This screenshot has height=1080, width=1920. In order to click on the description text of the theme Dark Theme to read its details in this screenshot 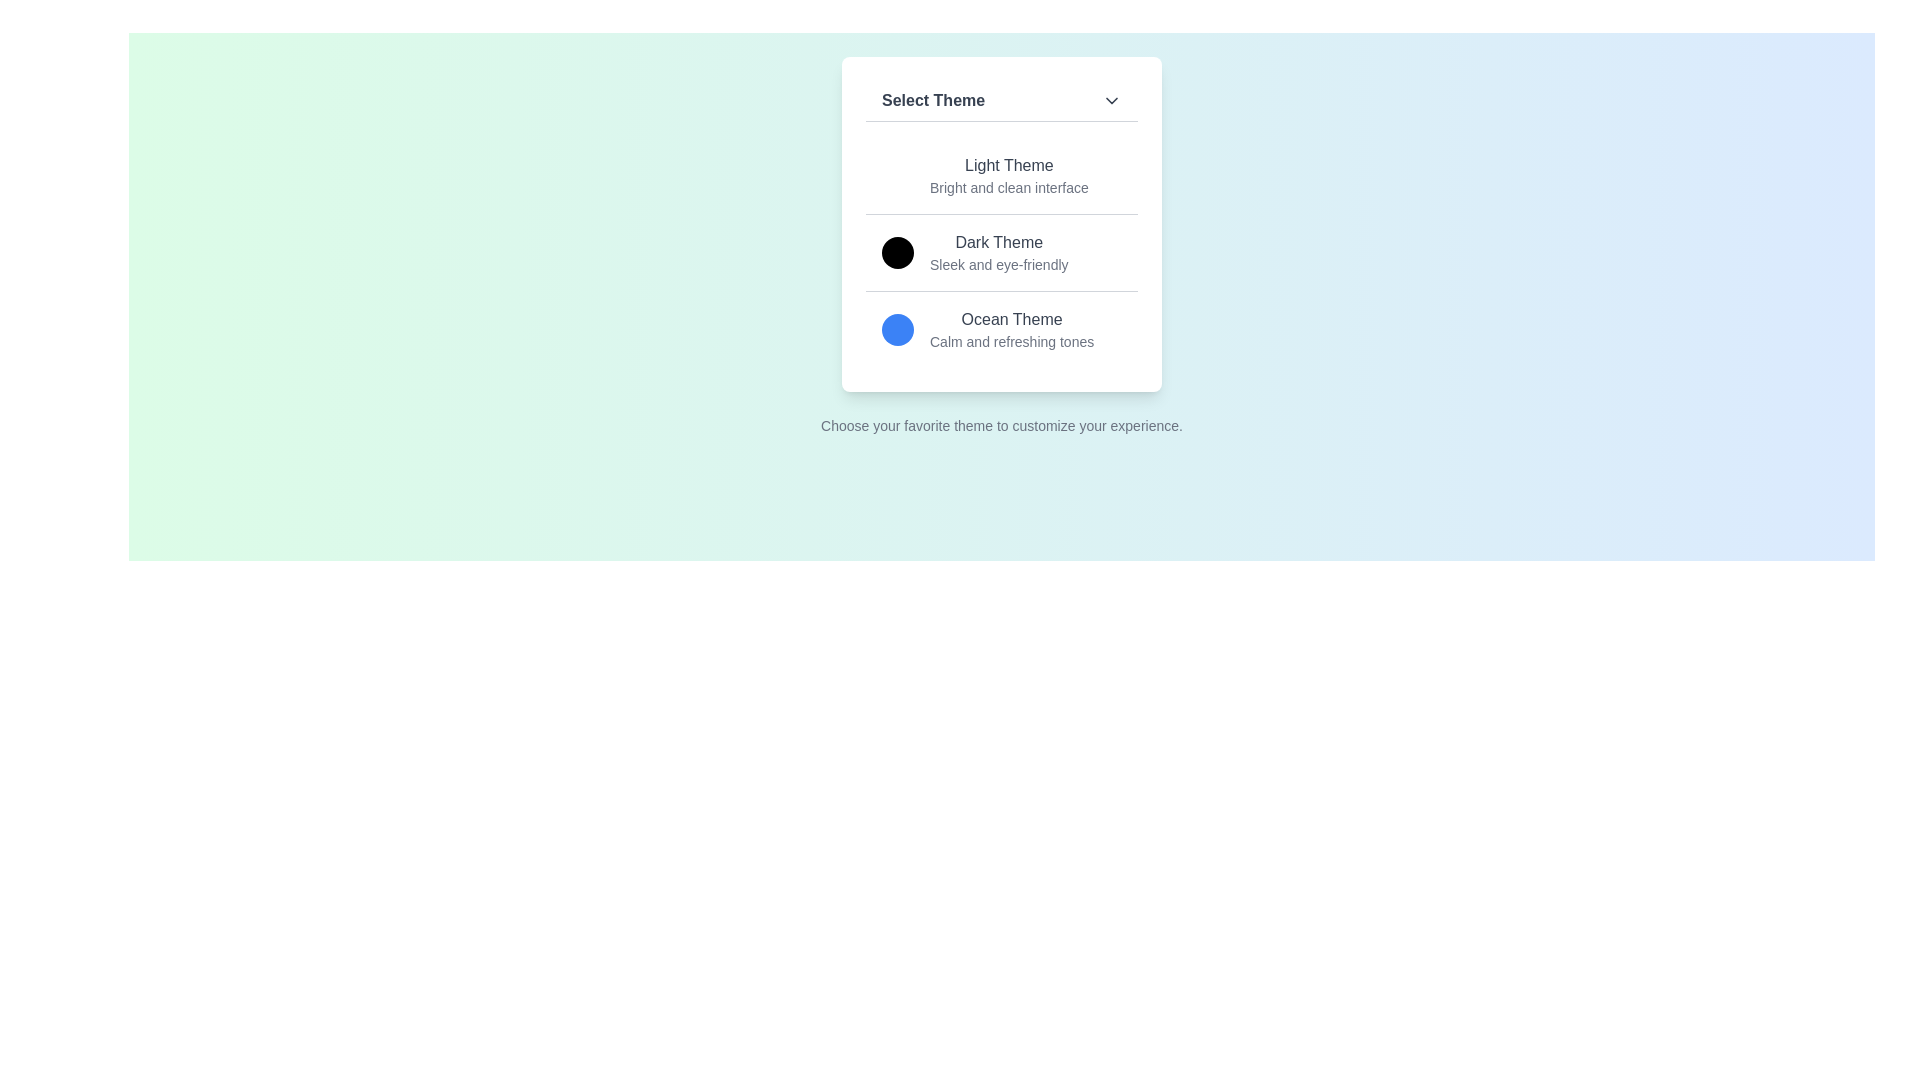, I will do `click(998, 264)`.